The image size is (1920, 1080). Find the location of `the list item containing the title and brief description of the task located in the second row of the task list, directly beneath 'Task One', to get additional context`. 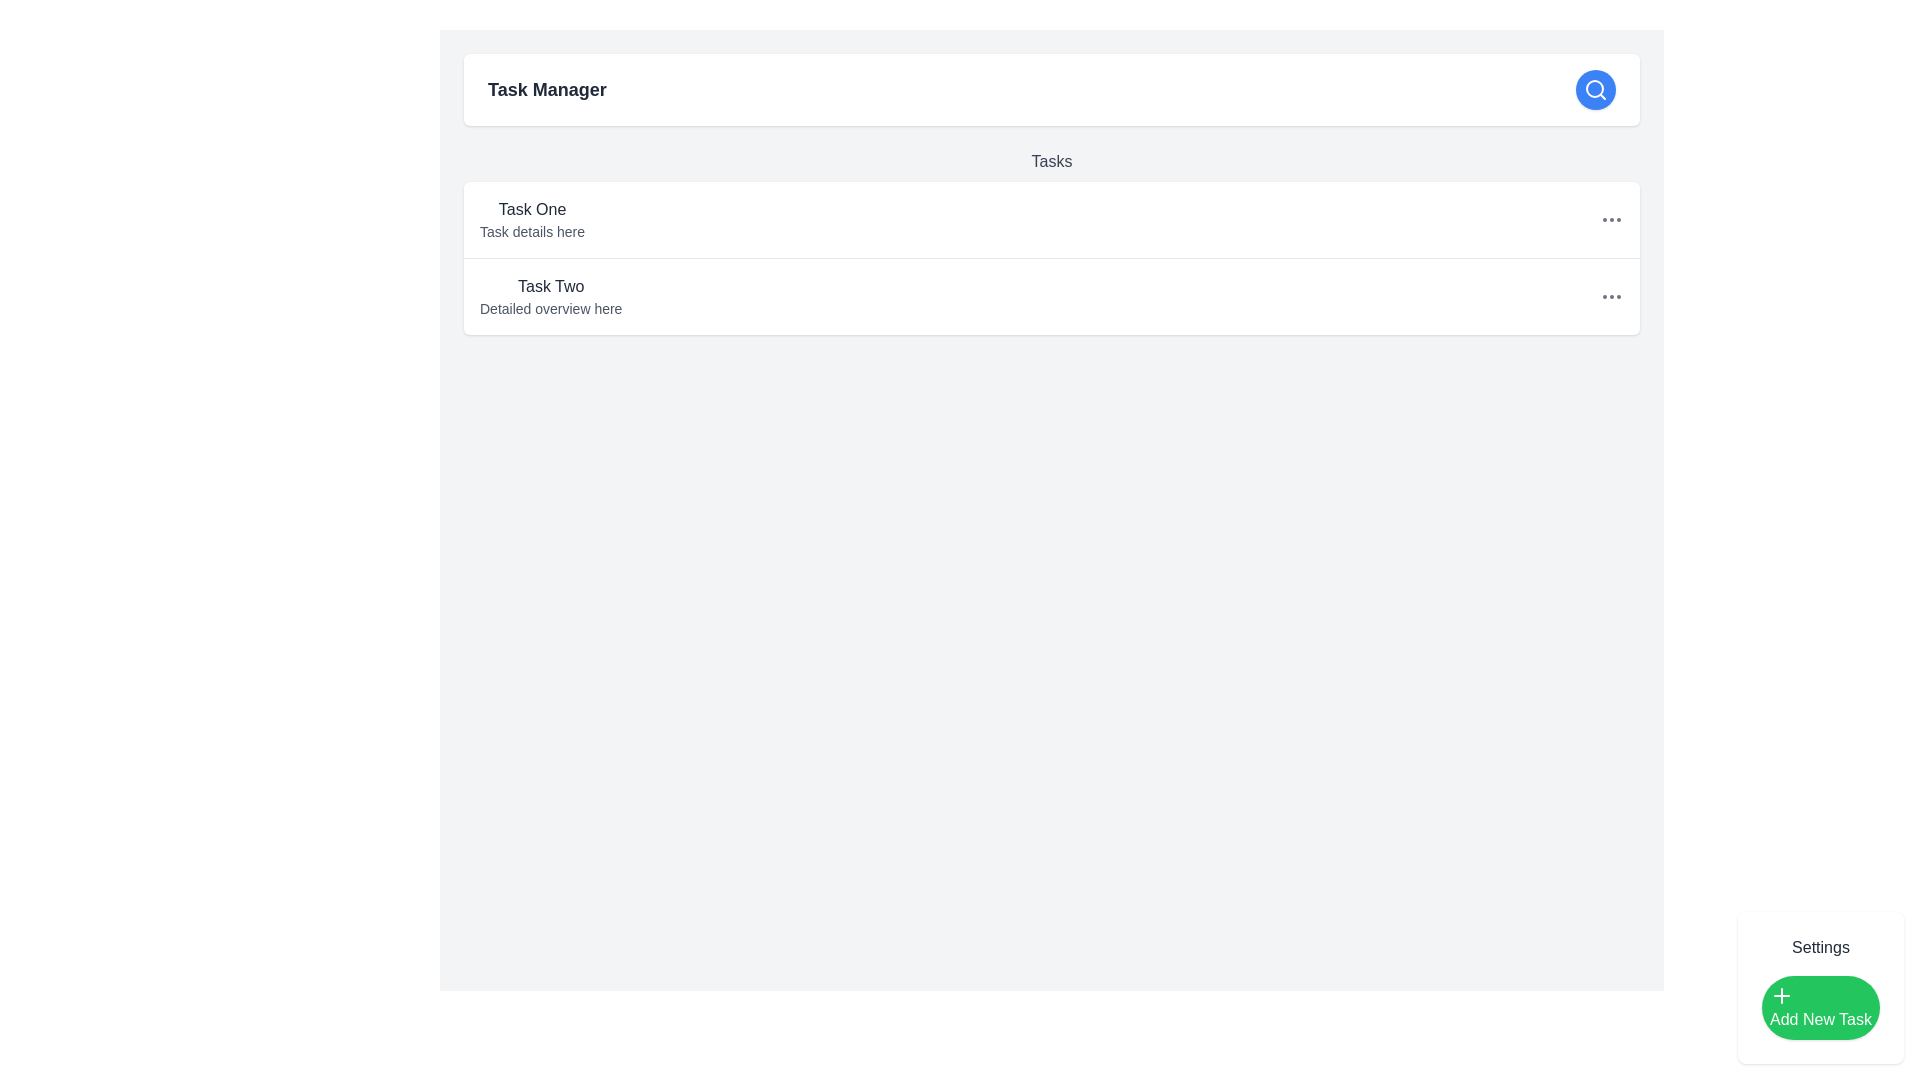

the list item containing the title and brief description of the task located in the second row of the task list, directly beneath 'Task One', to get additional context is located at coordinates (551, 297).